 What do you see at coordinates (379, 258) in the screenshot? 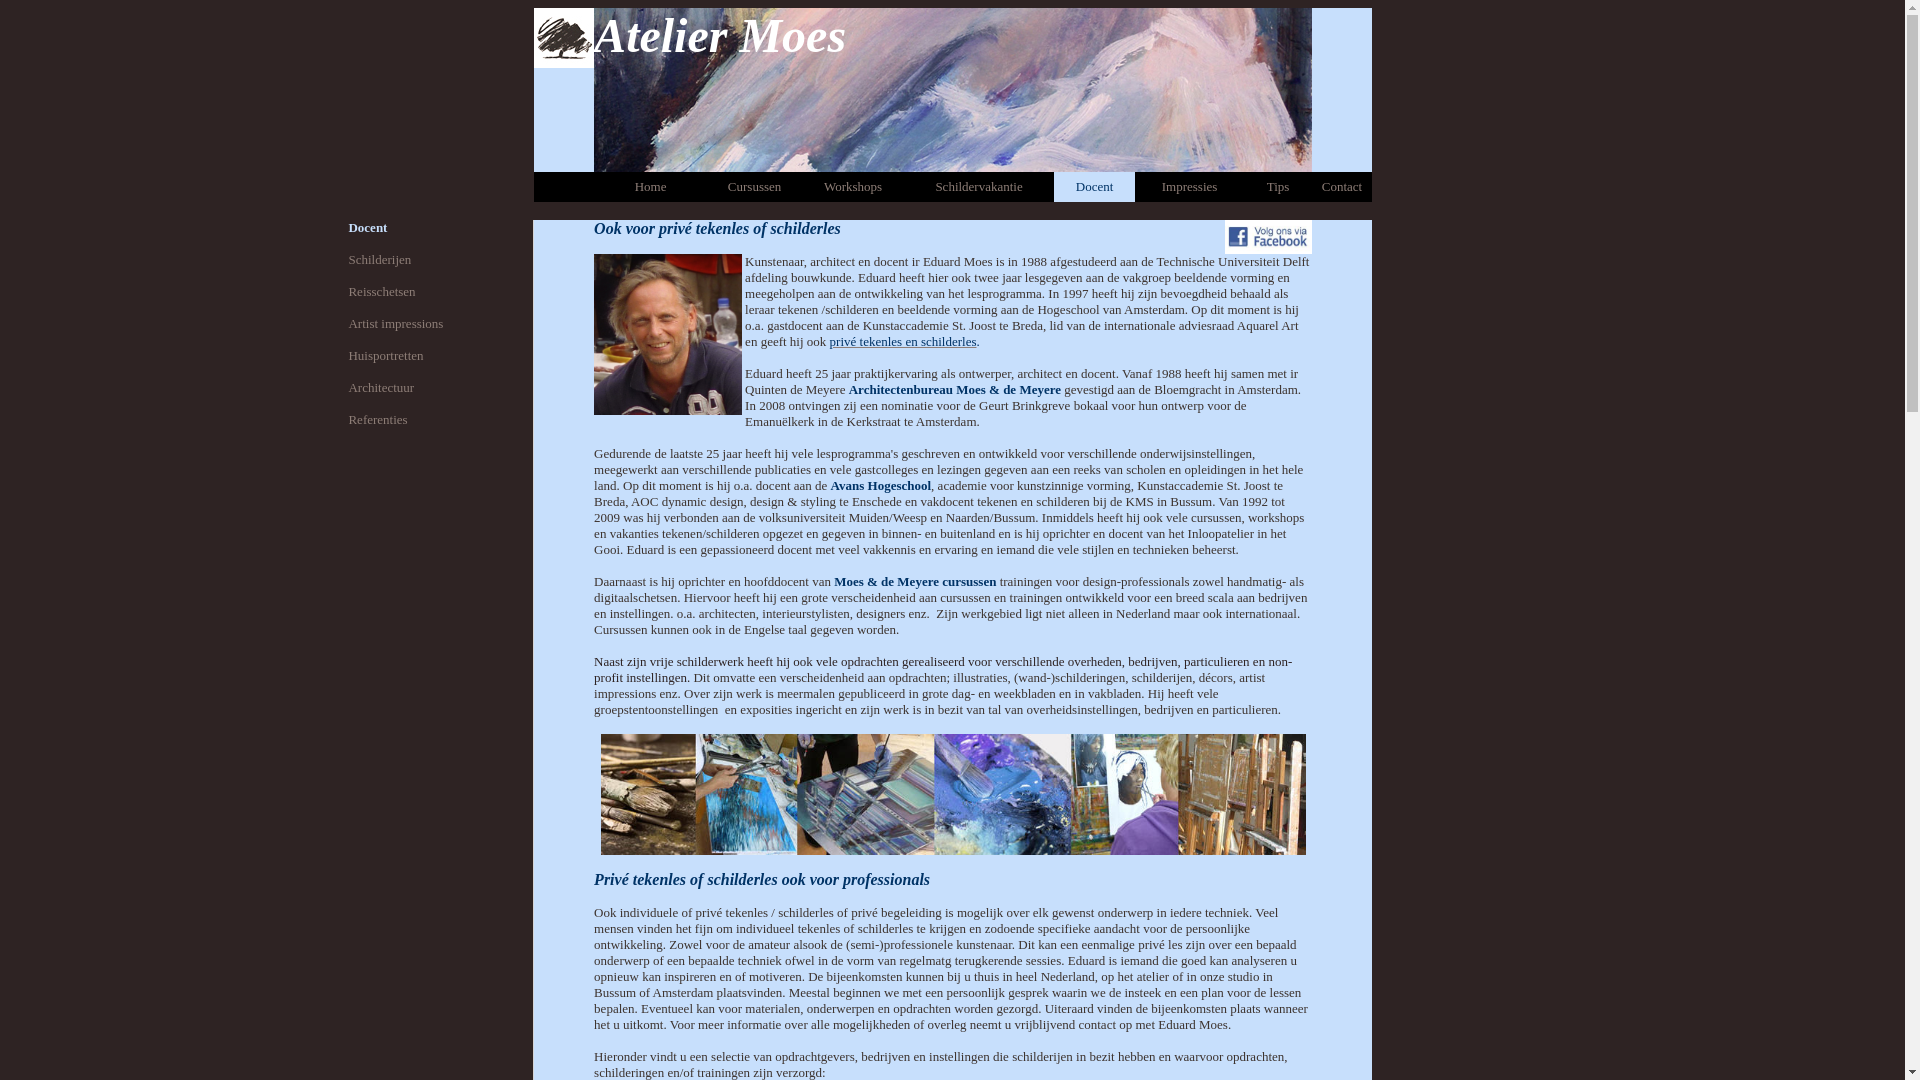
I see `'Schilderijen'` at bounding box center [379, 258].